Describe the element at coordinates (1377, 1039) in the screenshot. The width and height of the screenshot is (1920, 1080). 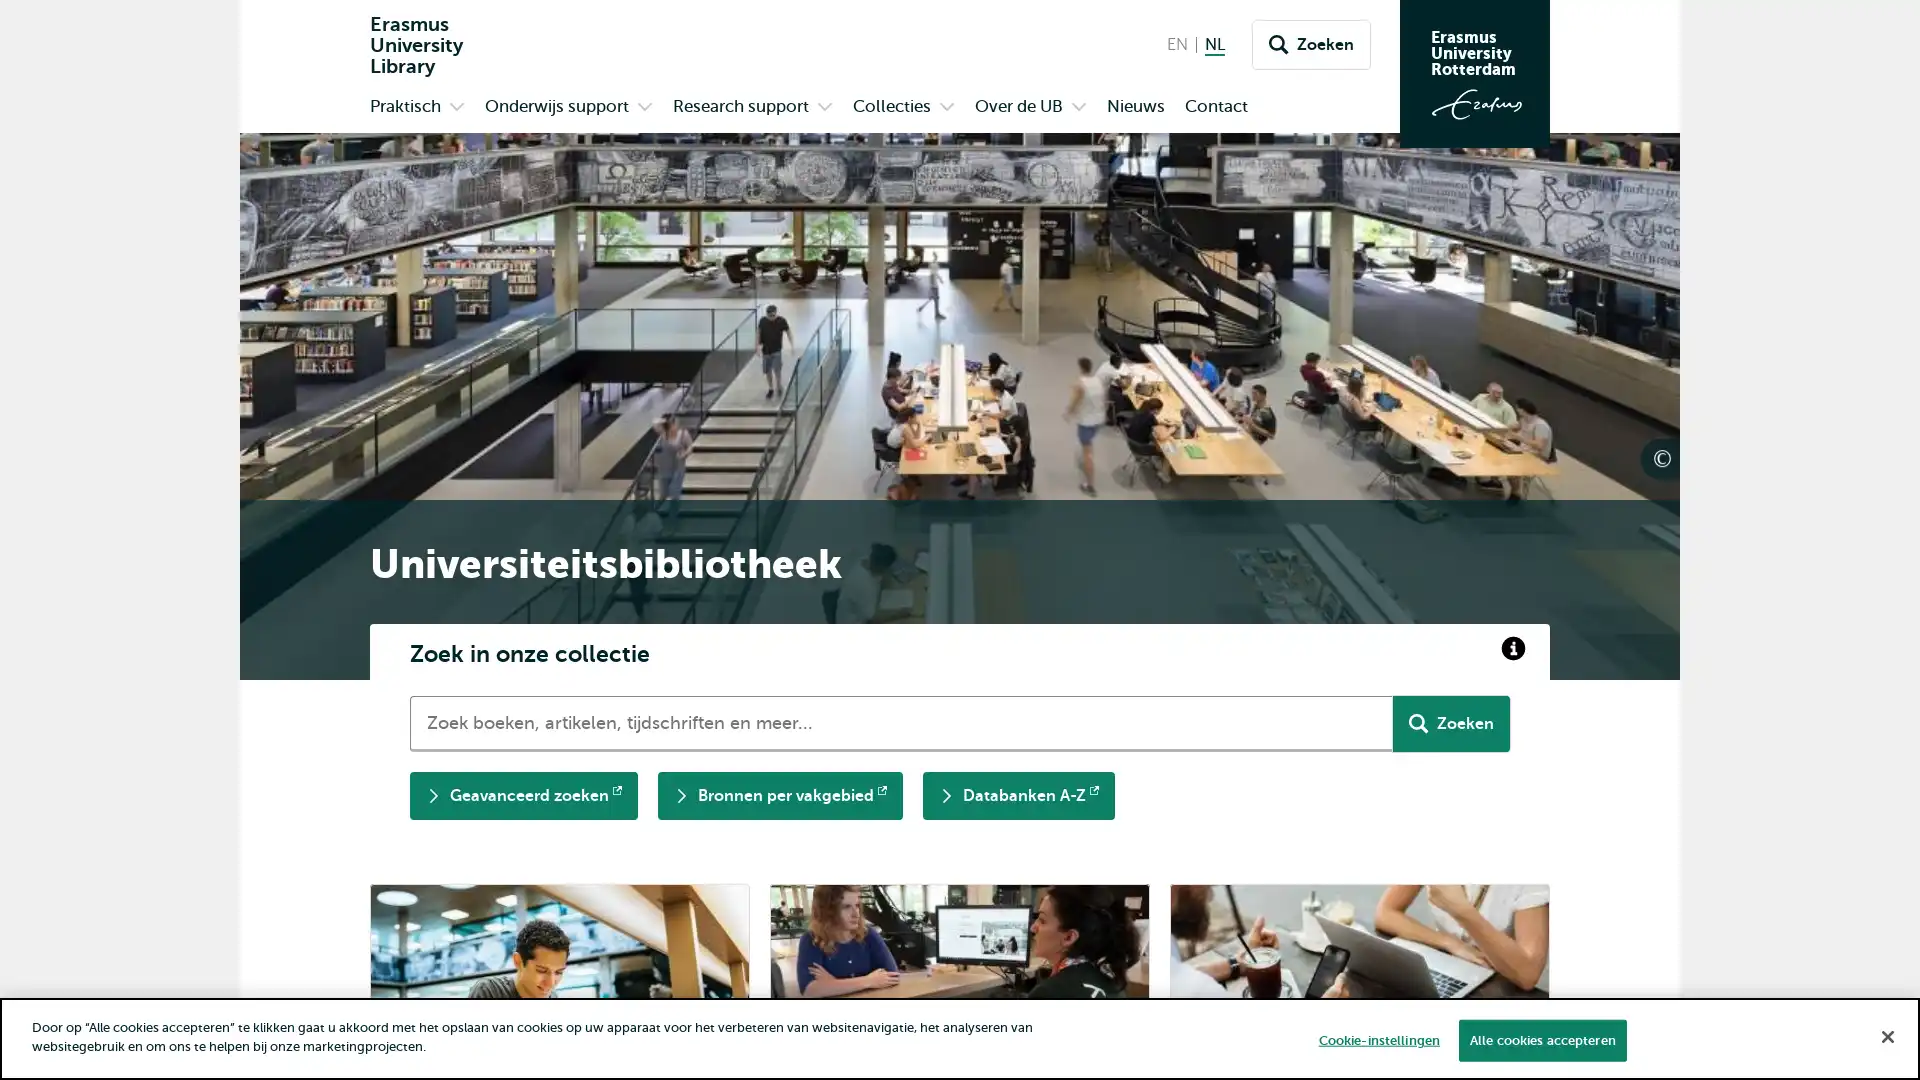
I see `Cookie-instellingen` at that location.